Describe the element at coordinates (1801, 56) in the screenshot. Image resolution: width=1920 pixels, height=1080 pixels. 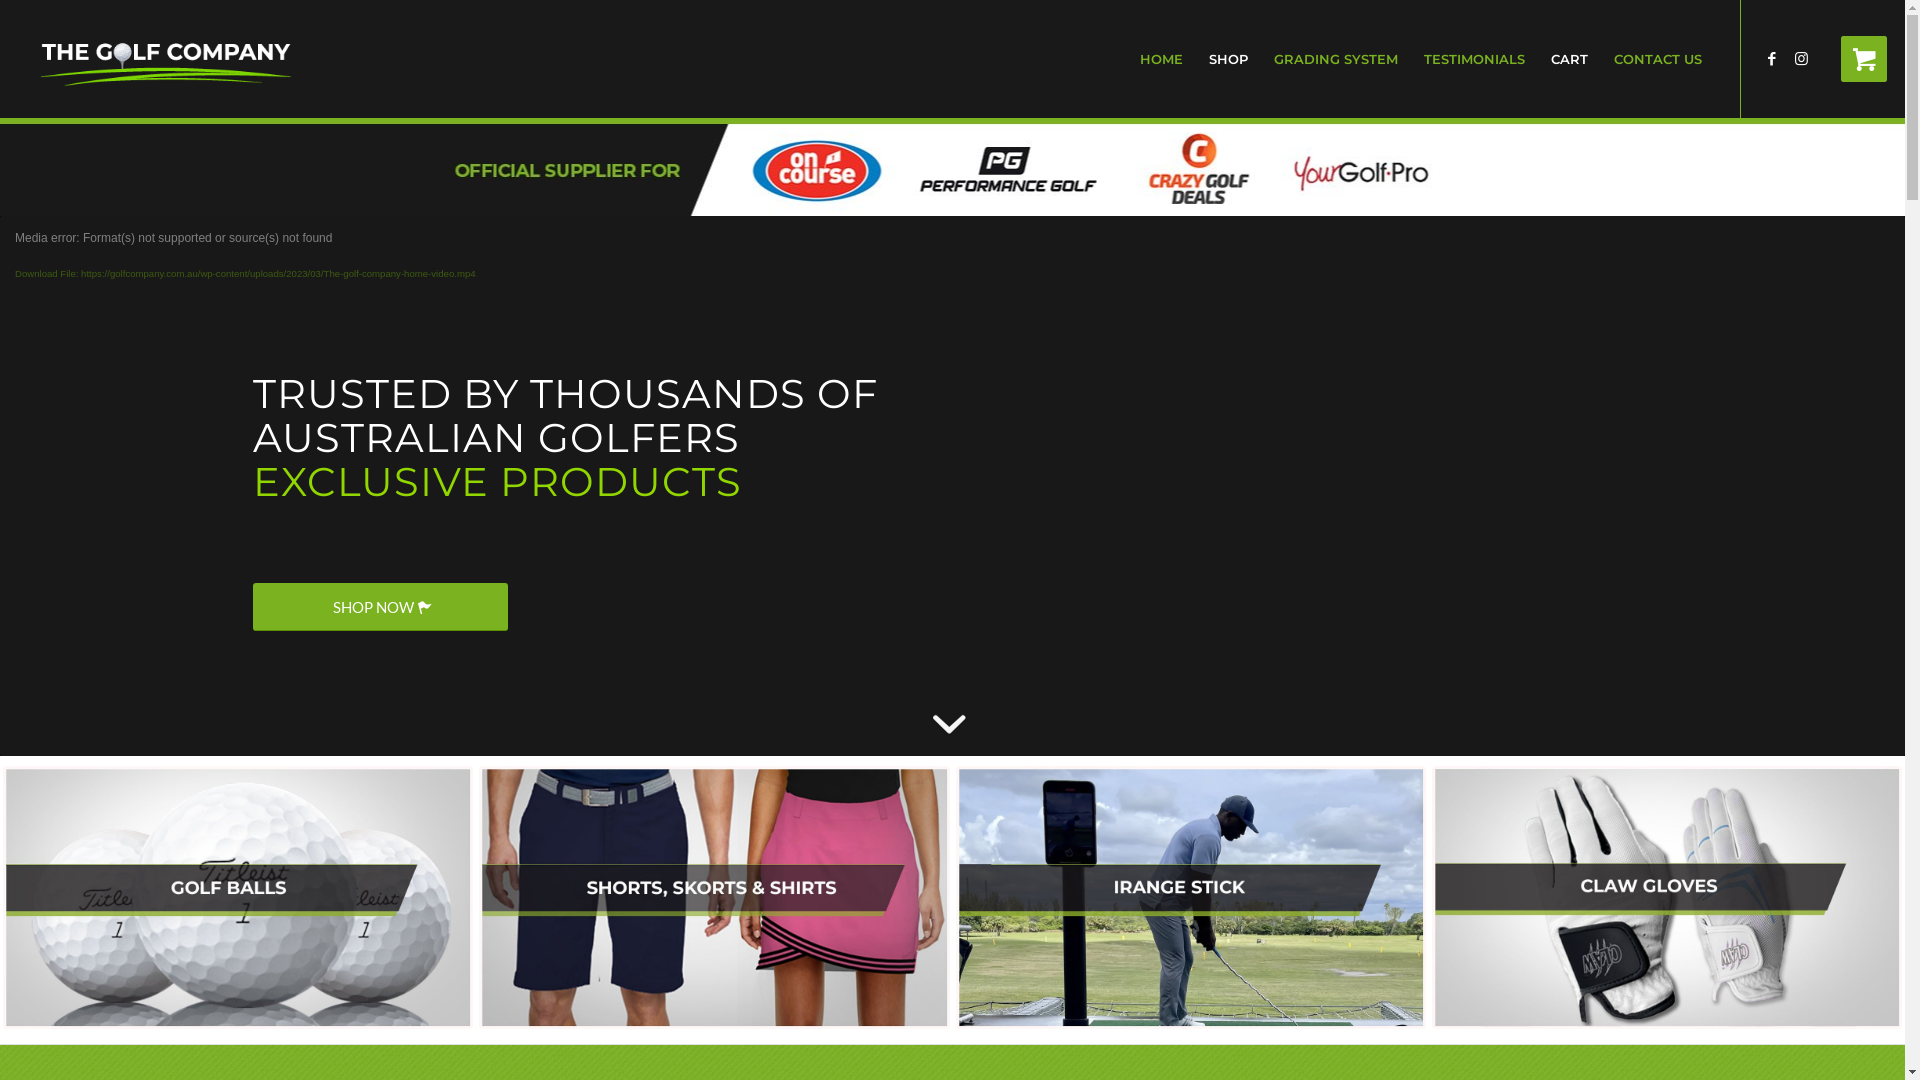
I see `'Instagram'` at that location.